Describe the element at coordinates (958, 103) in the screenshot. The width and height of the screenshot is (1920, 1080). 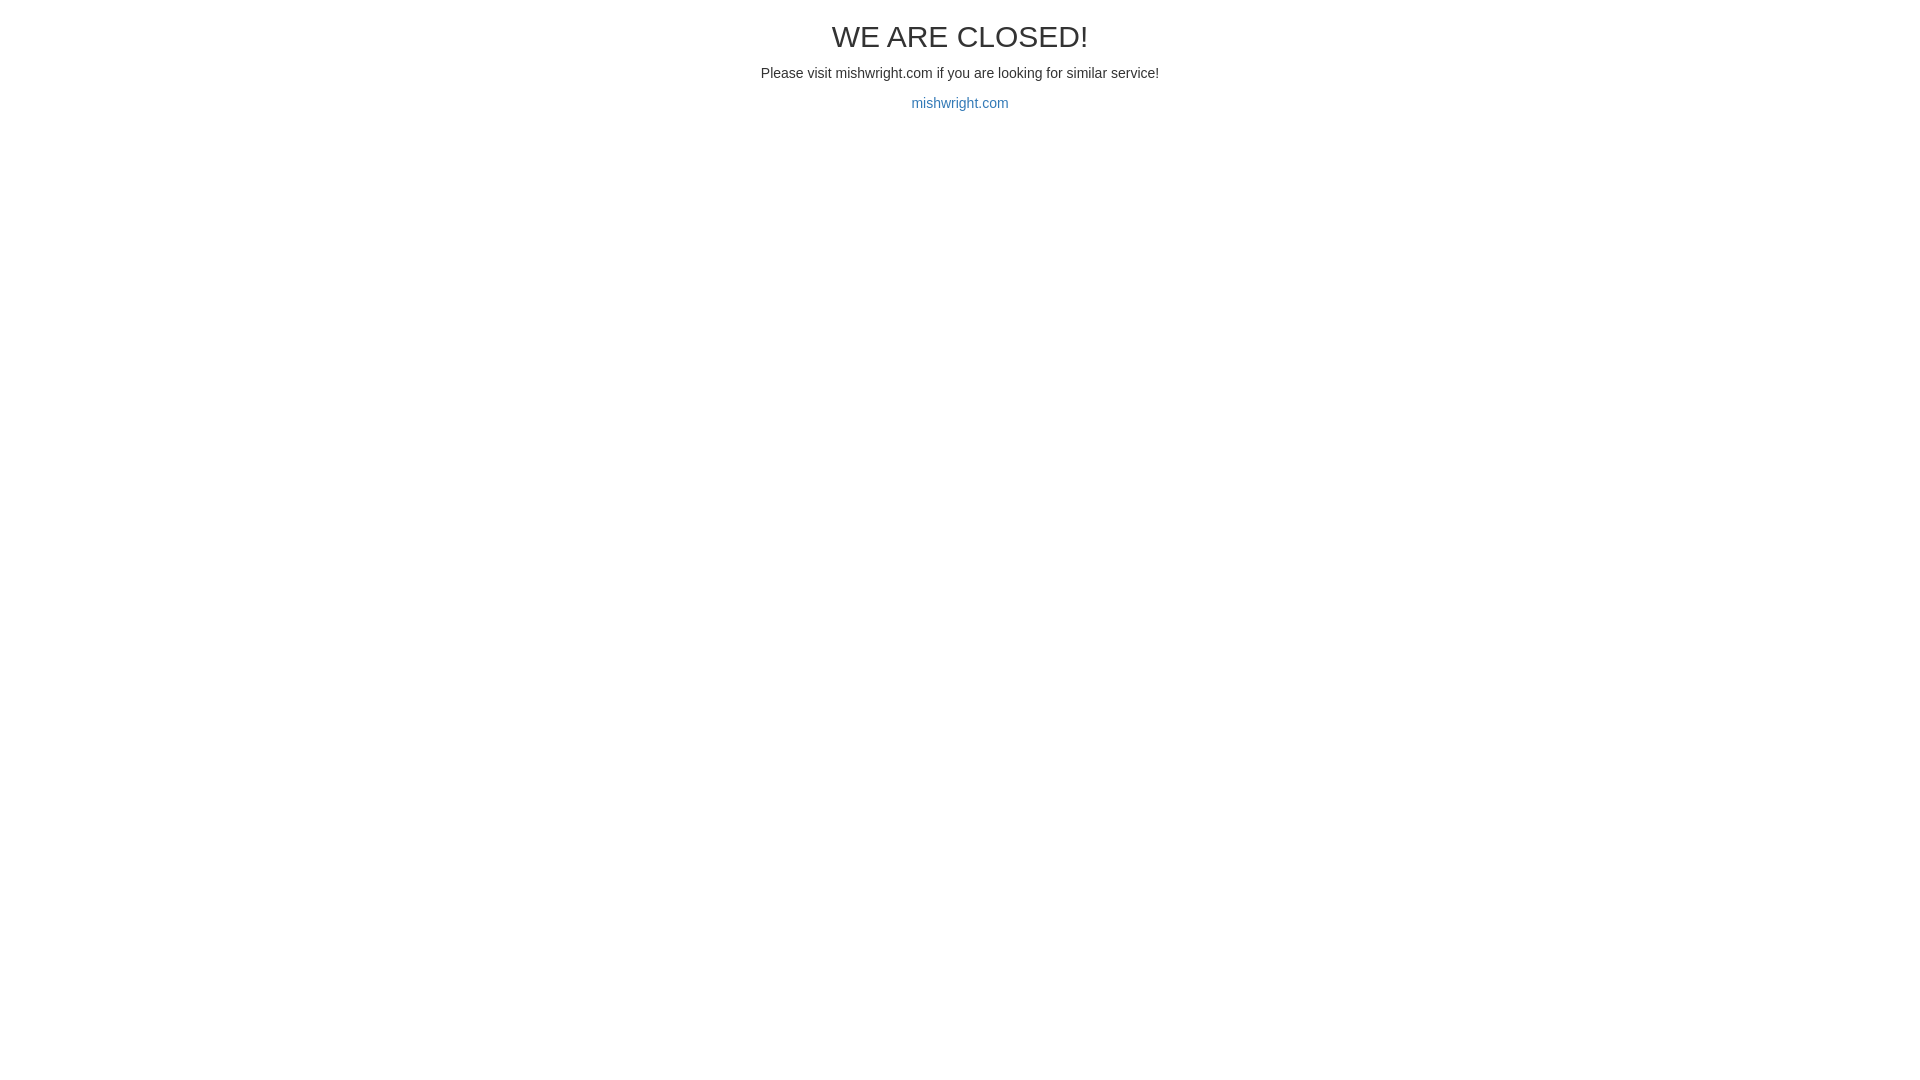
I see `'mishwright.com'` at that location.